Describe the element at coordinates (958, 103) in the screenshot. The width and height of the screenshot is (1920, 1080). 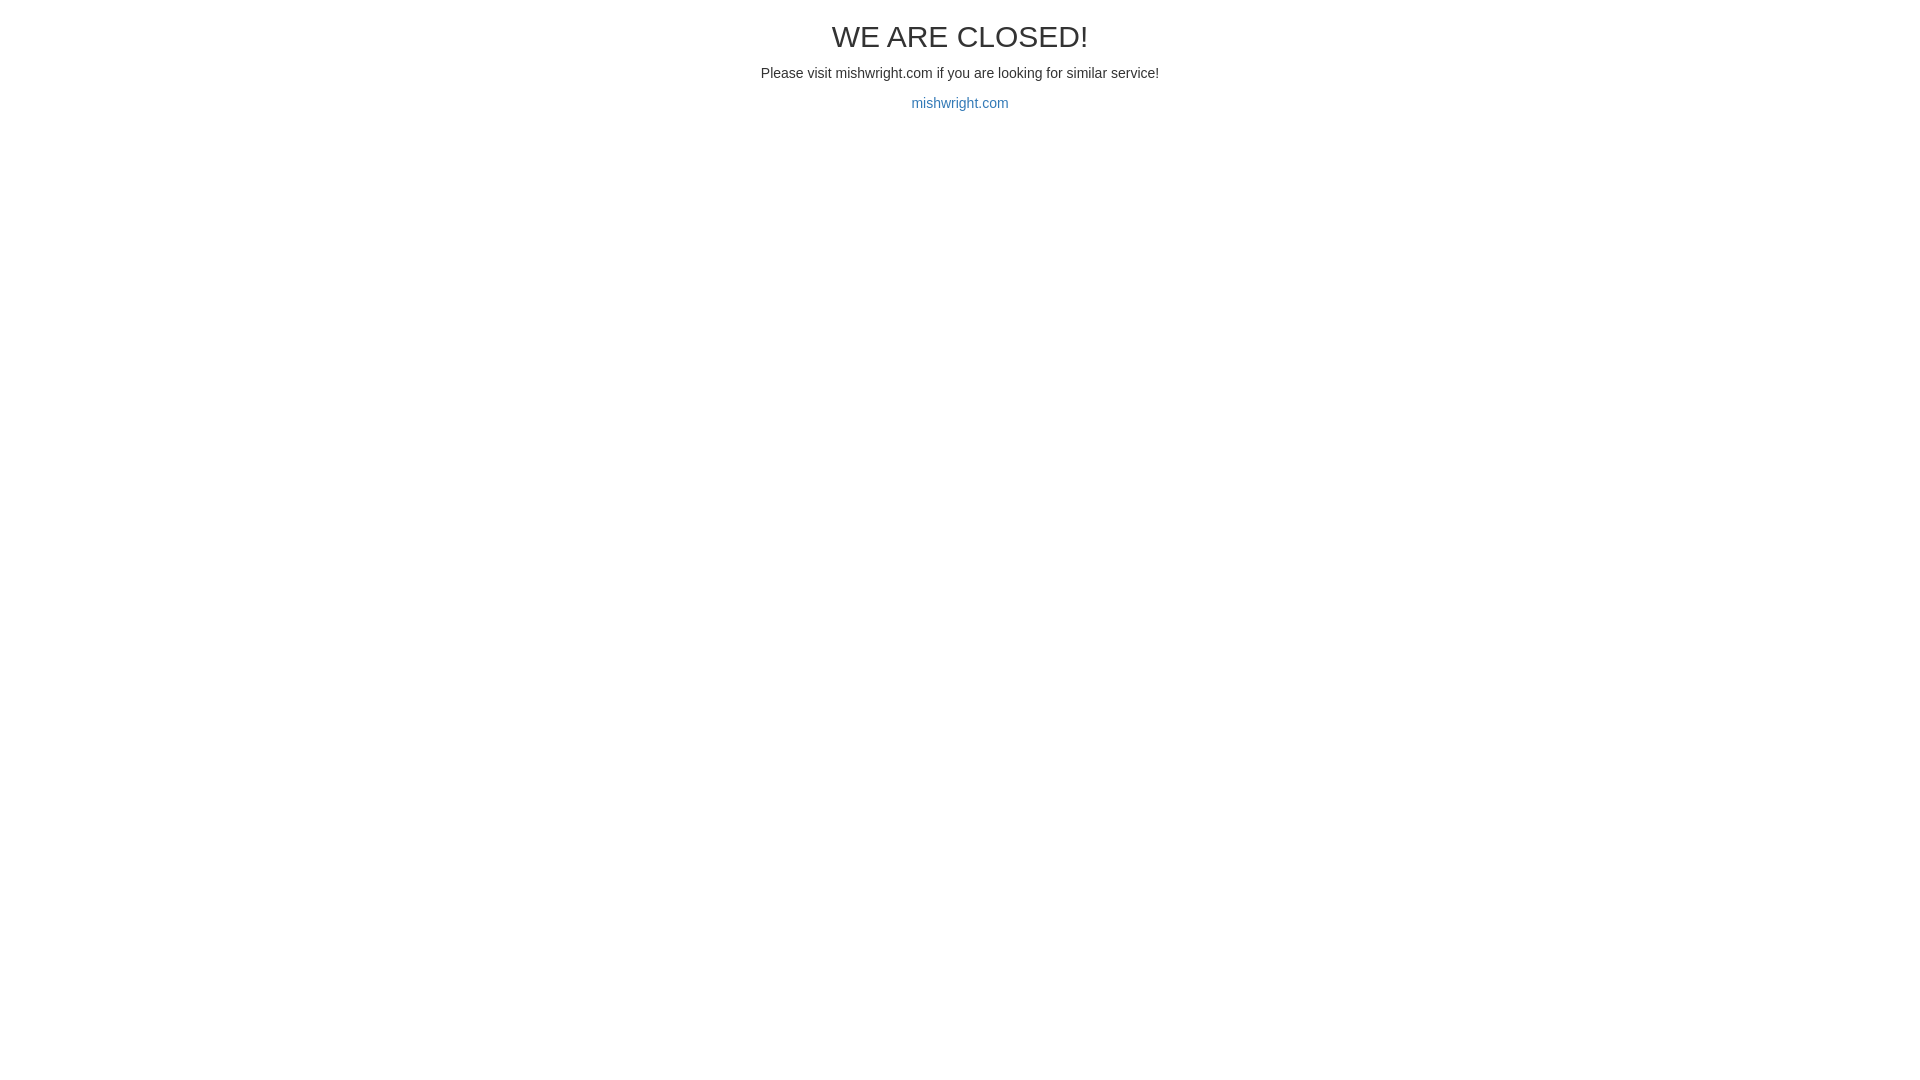
I see `'mishwright.com'` at that location.